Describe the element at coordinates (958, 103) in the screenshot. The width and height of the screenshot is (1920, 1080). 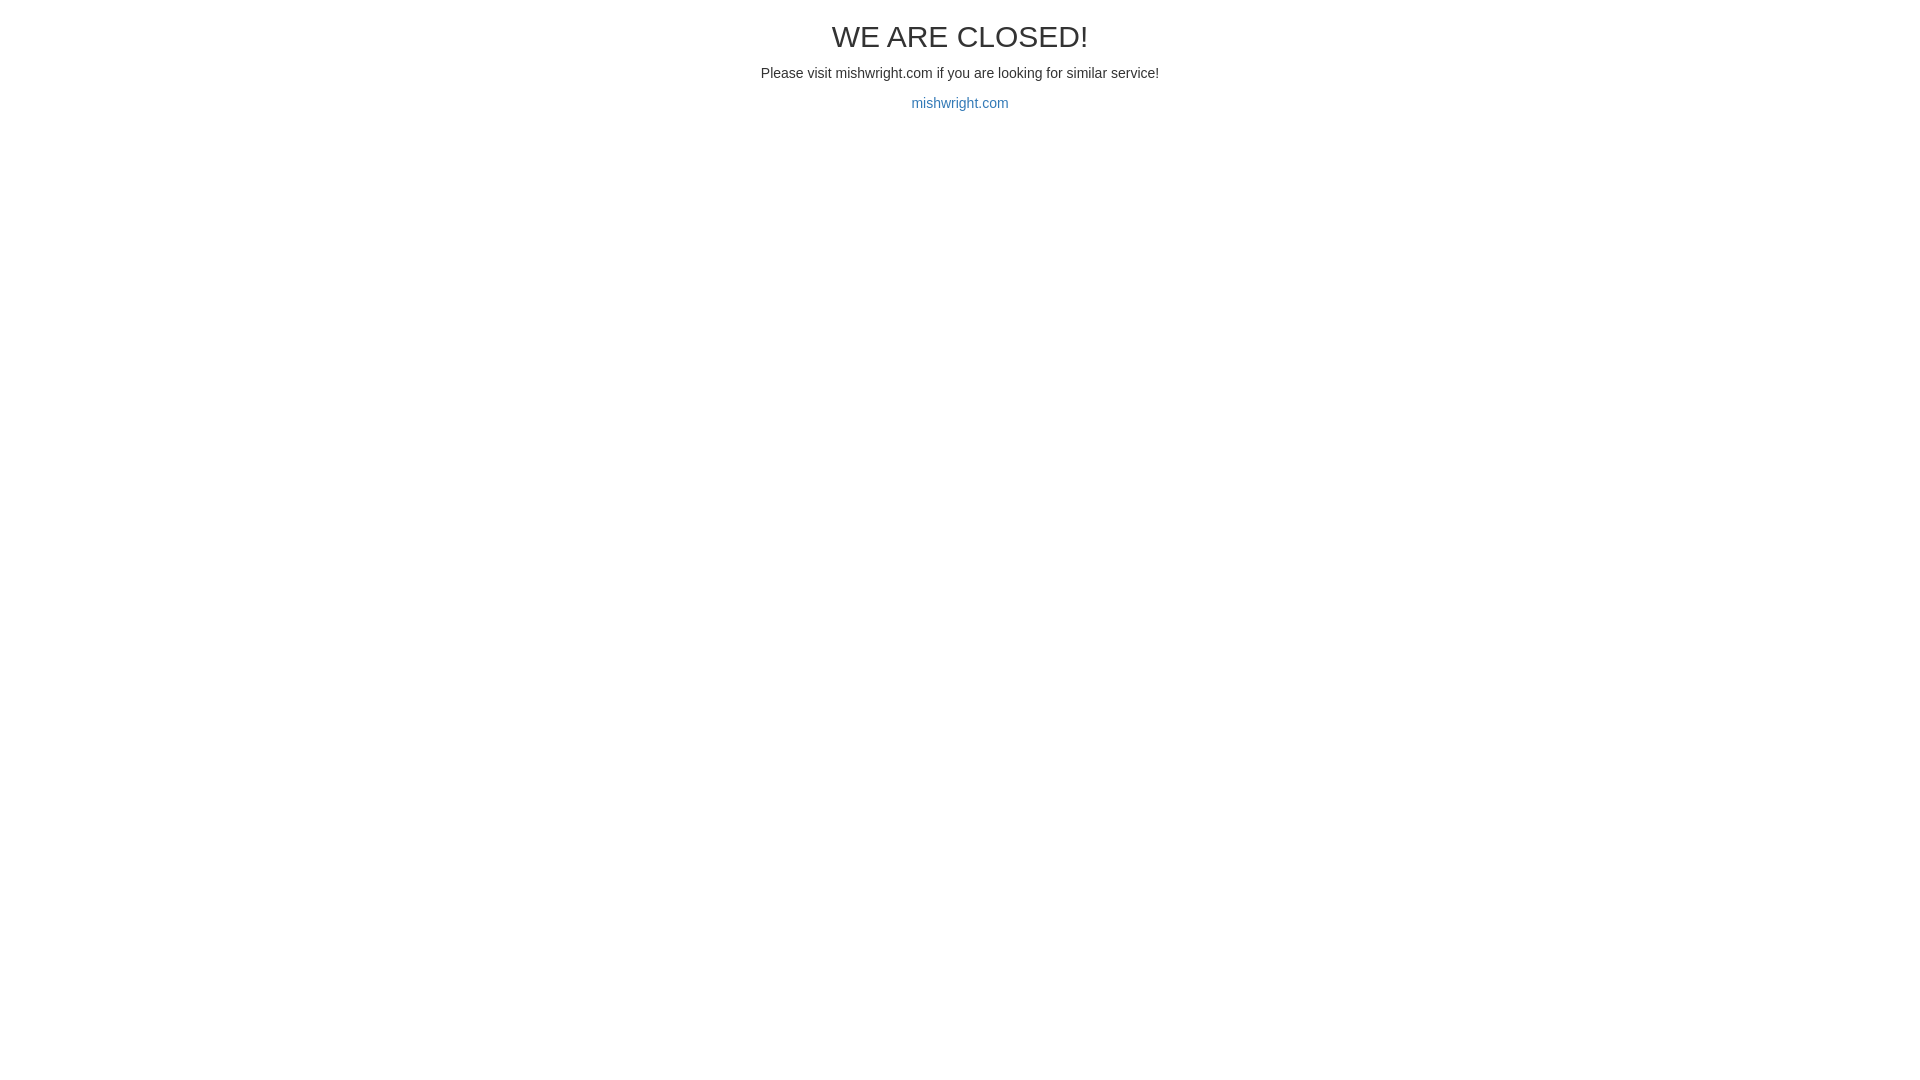
I see `'mishwright.com'` at that location.